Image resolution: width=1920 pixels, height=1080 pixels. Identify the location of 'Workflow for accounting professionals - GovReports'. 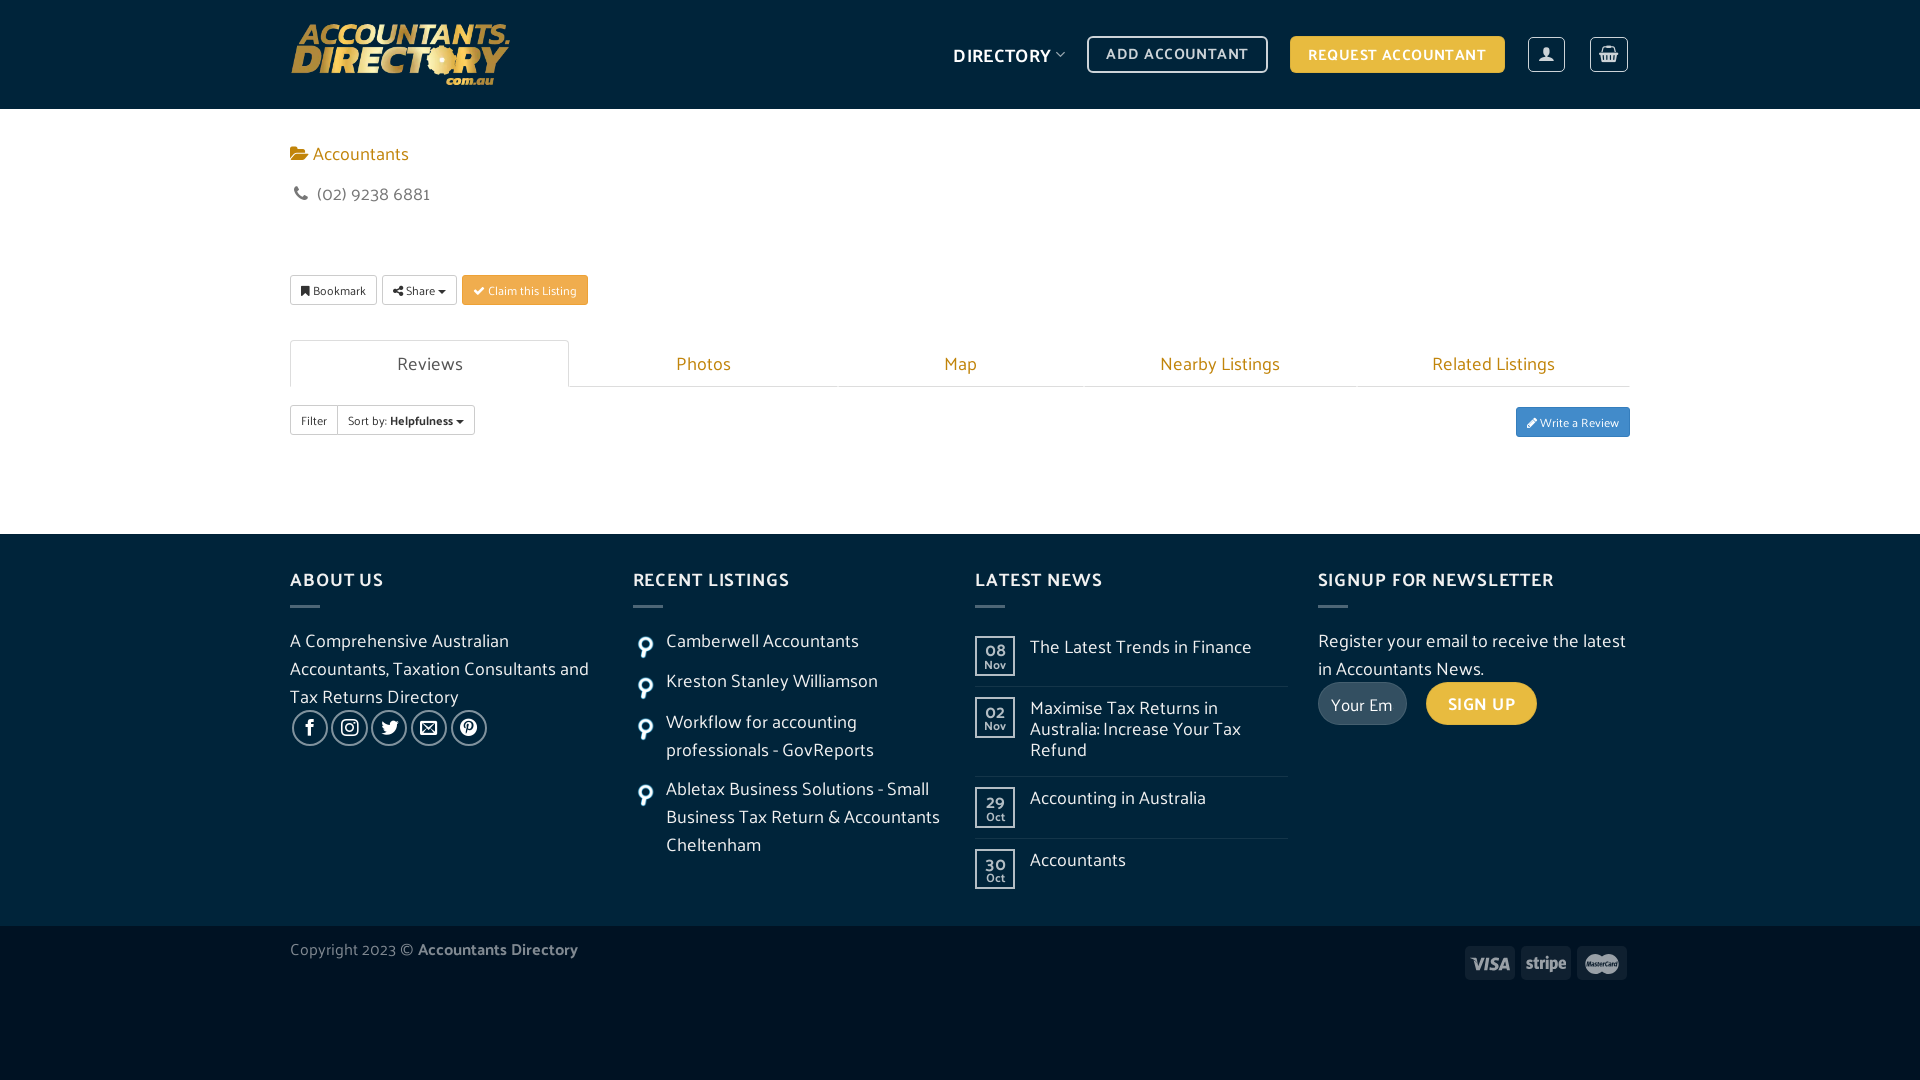
(768, 735).